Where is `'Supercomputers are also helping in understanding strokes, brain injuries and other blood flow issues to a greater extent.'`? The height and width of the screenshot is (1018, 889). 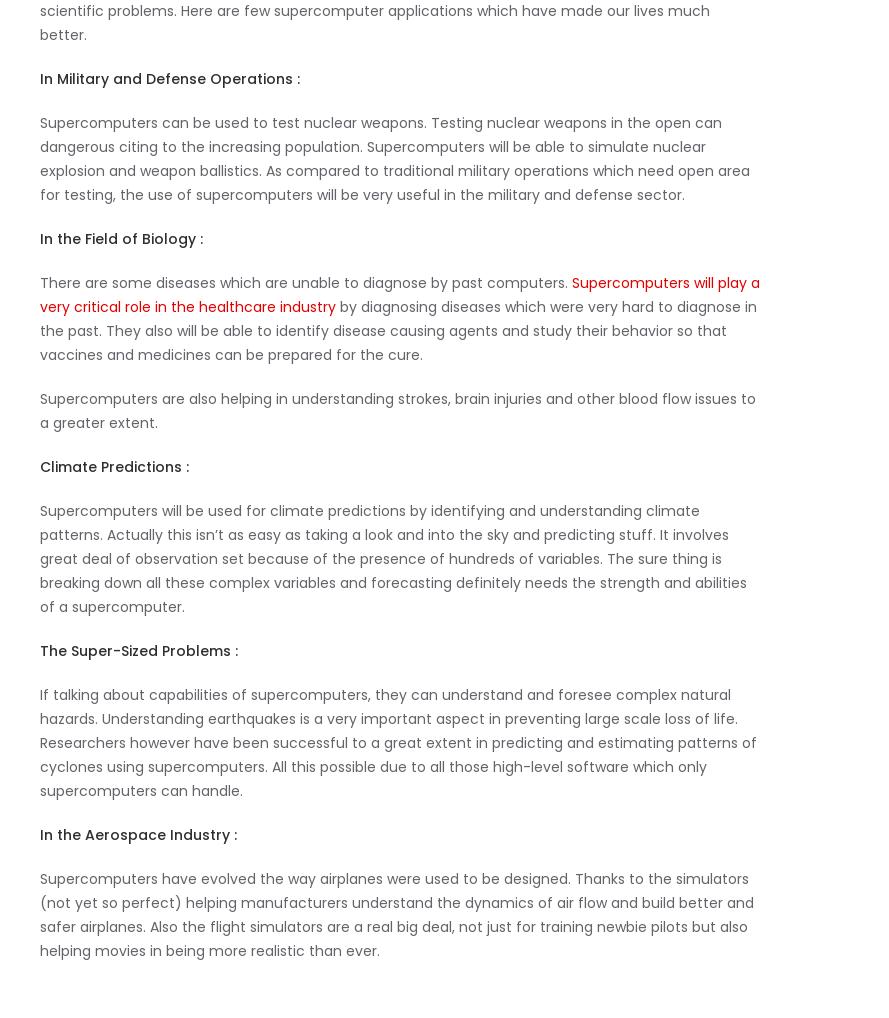 'Supercomputers are also helping in understanding strokes, brain injuries and other blood flow issues to a greater extent.' is located at coordinates (398, 409).